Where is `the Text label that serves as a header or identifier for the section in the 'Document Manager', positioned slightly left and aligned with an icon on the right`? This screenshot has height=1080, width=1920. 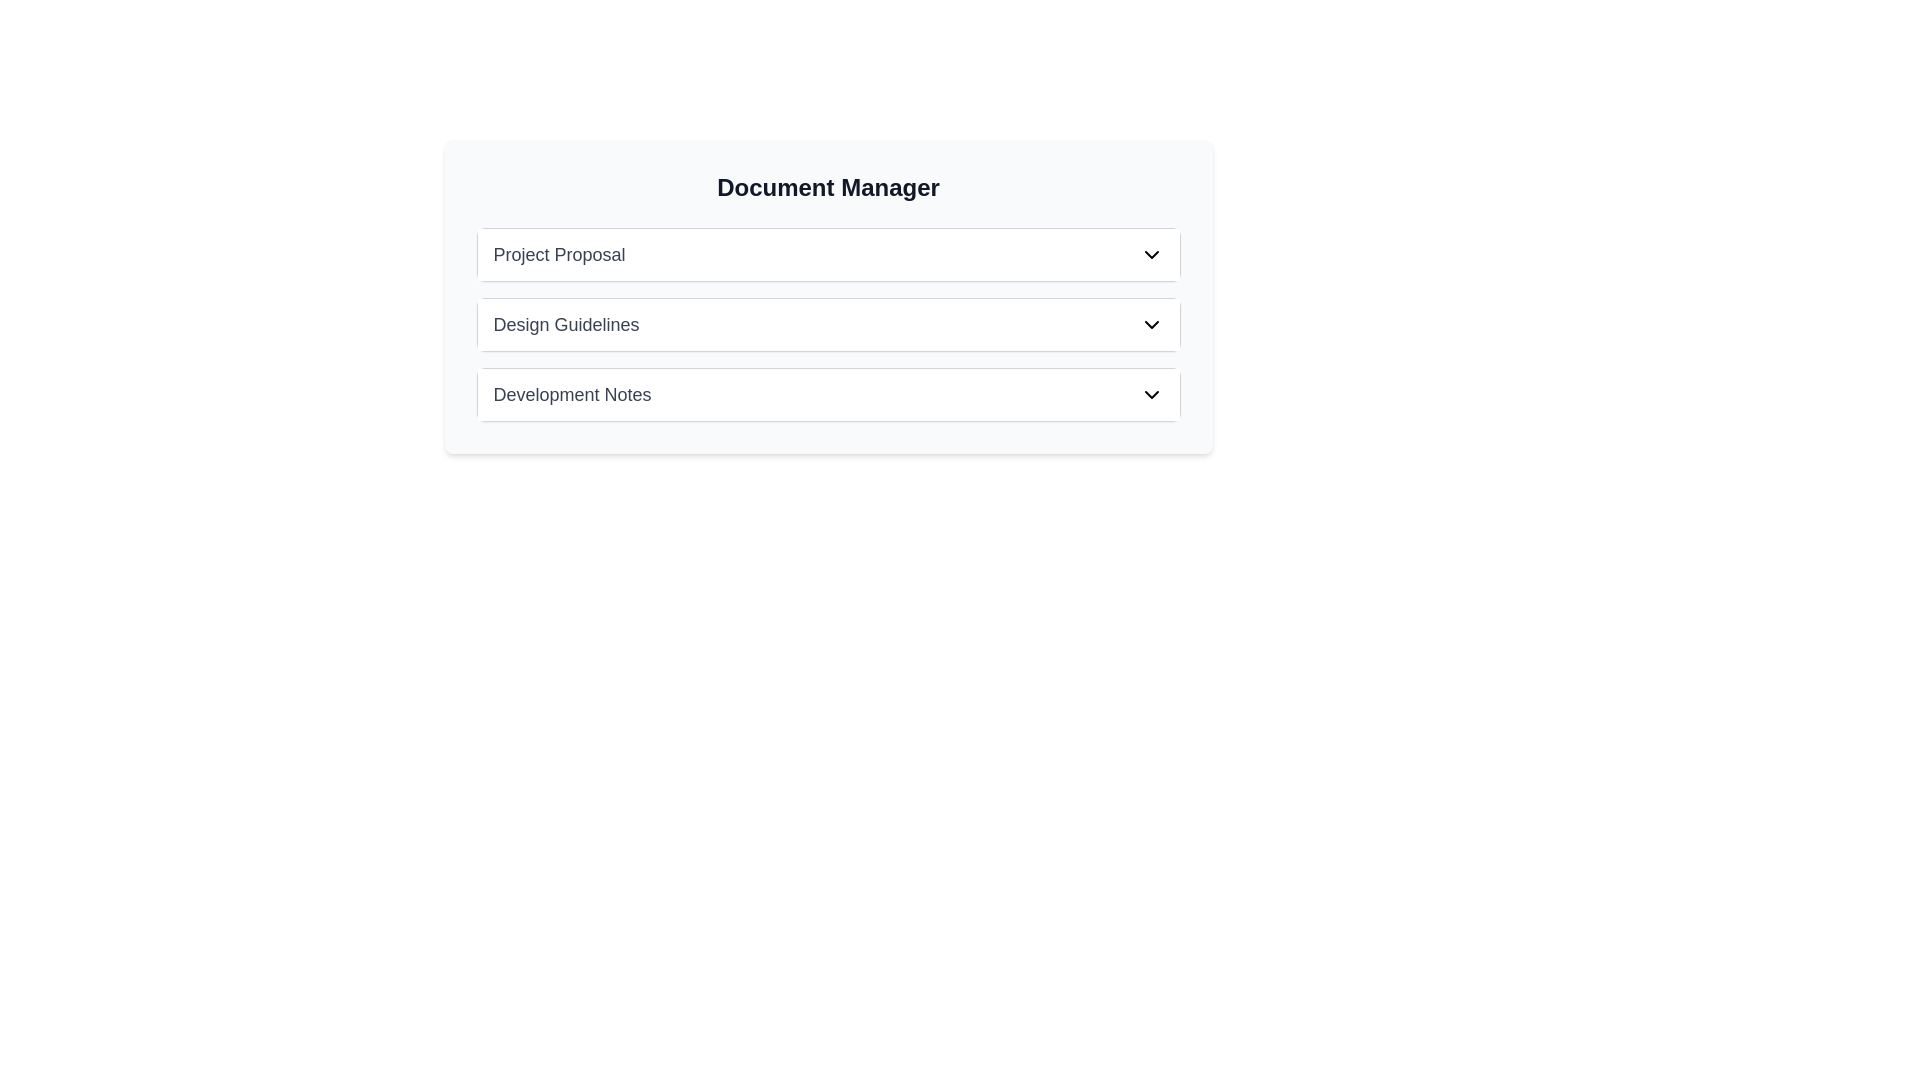 the Text label that serves as a header or identifier for the section in the 'Document Manager', positioned slightly left and aligned with an icon on the right is located at coordinates (559, 253).